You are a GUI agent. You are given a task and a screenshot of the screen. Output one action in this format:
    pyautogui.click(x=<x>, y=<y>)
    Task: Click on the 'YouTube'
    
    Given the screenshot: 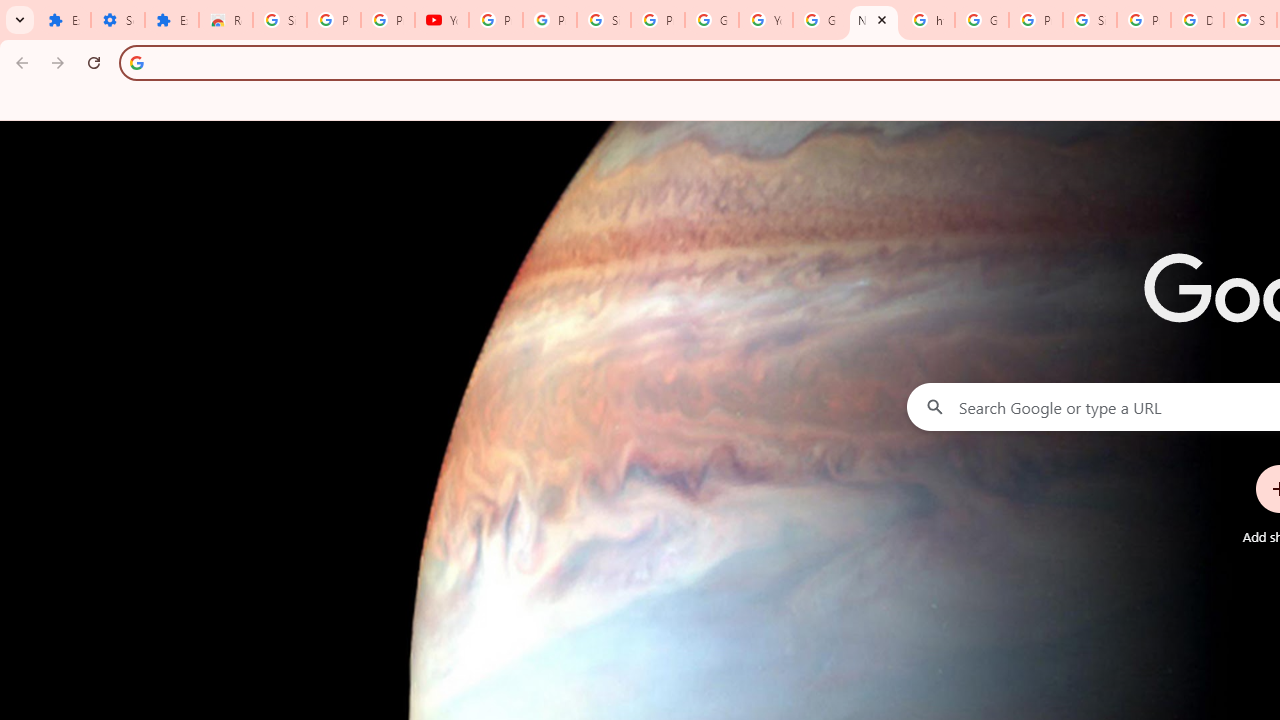 What is the action you would take?
    pyautogui.click(x=440, y=20)
    